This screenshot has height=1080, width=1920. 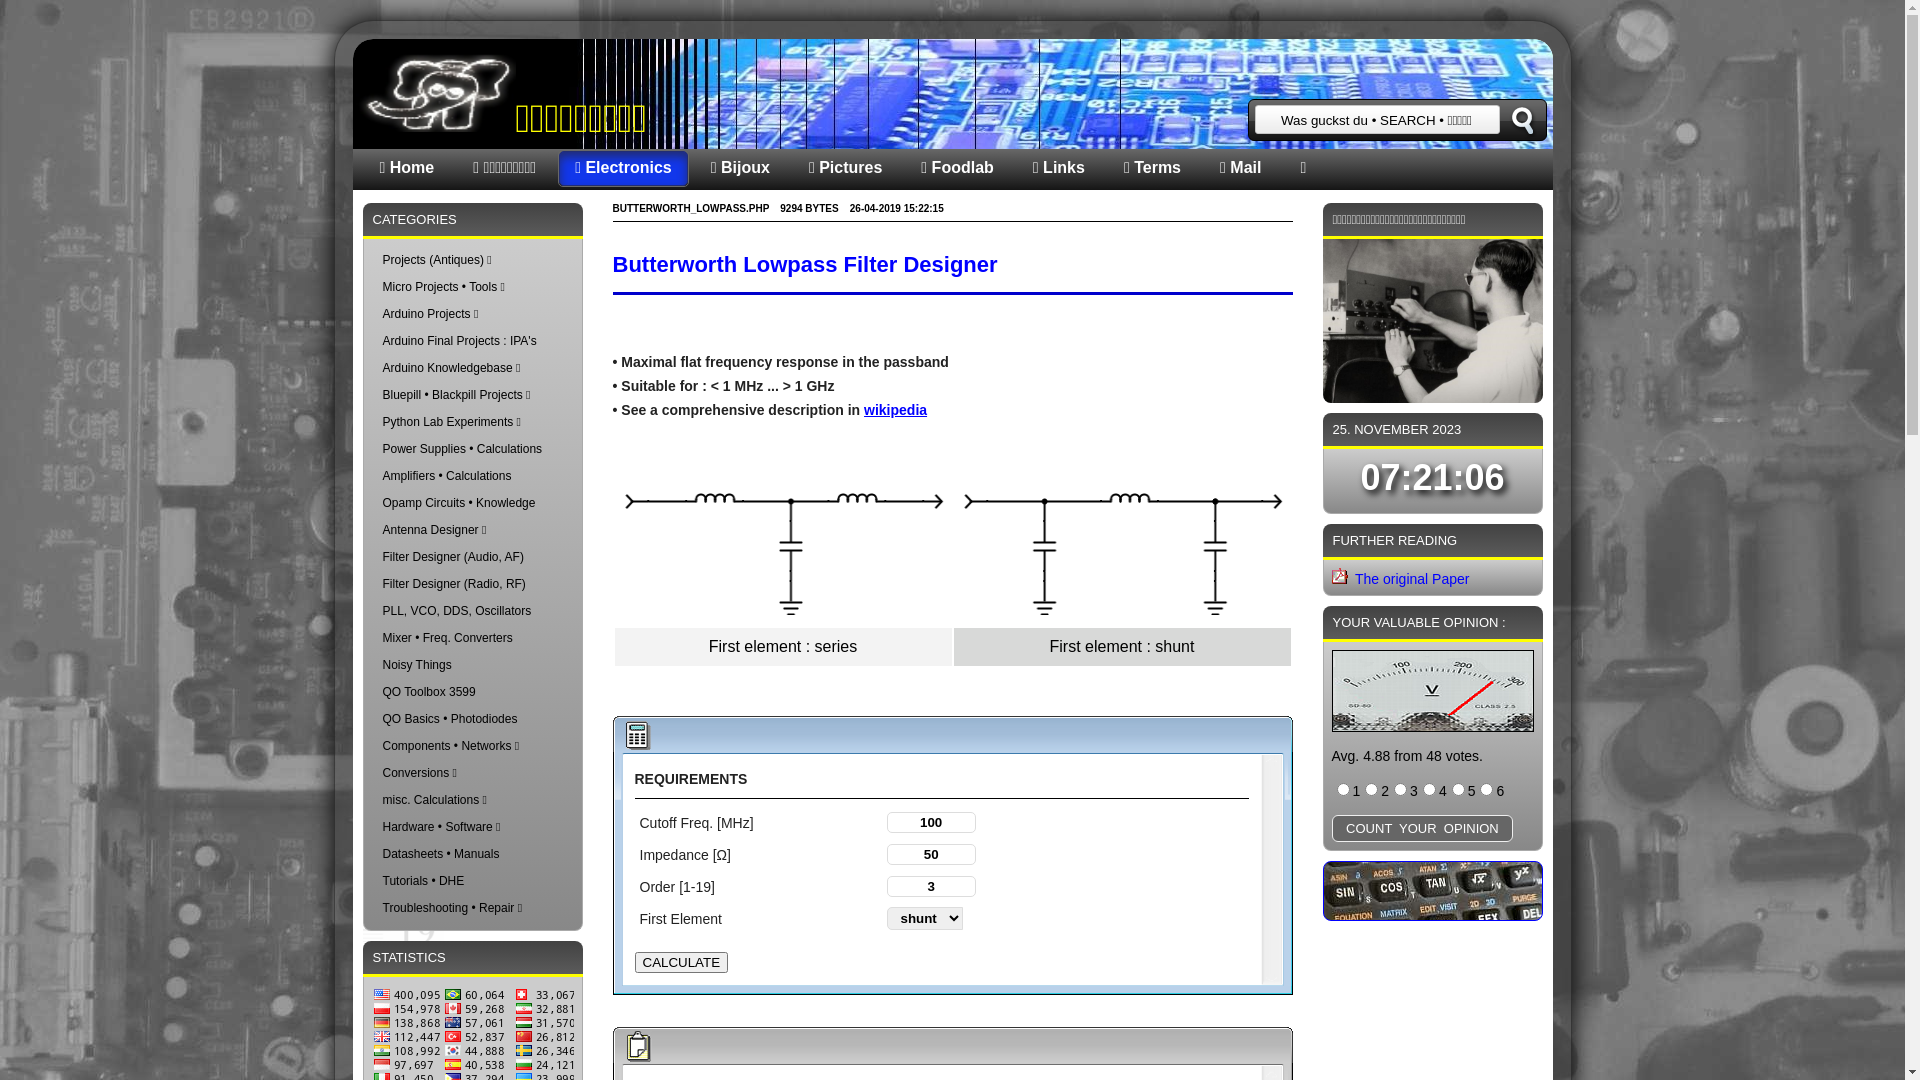 What do you see at coordinates (451, 556) in the screenshot?
I see `'Filter Designer (Audio, AF)'` at bounding box center [451, 556].